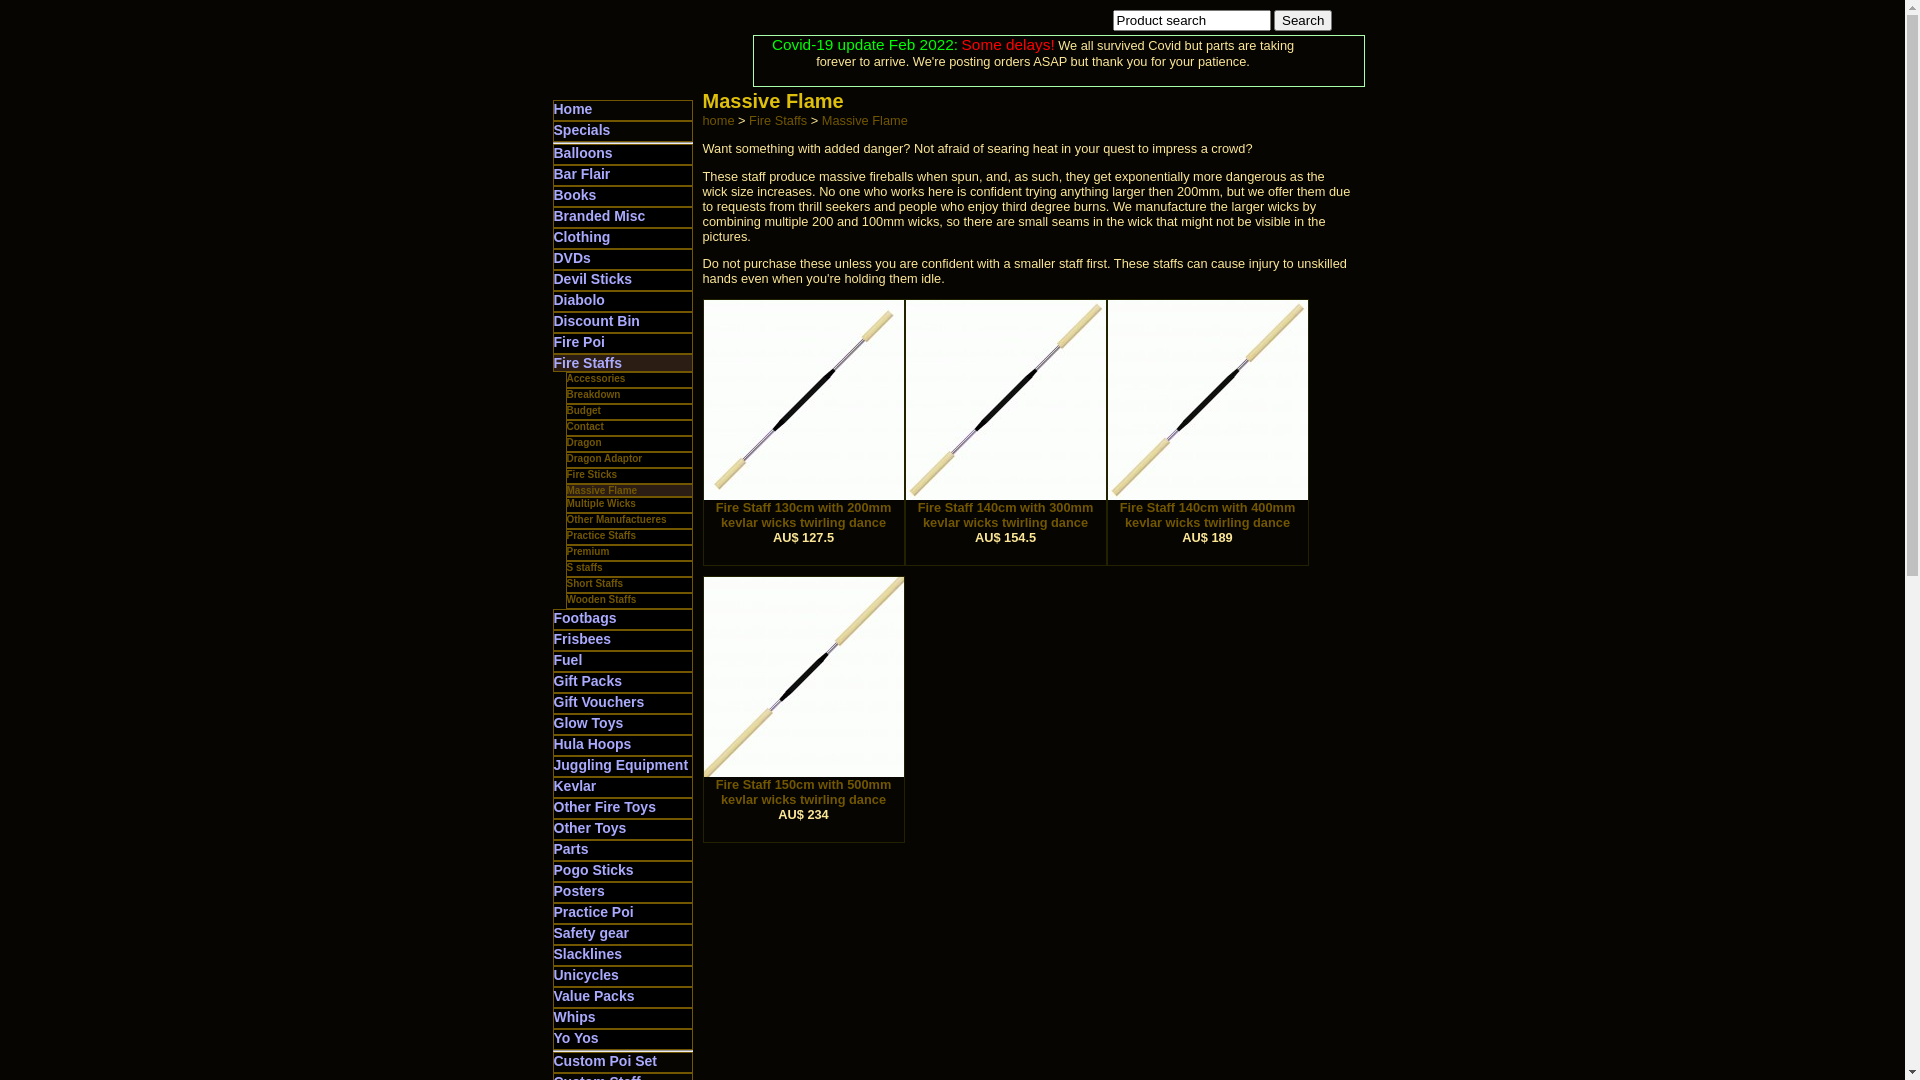 The width and height of the screenshot is (1920, 1080). Describe the element at coordinates (578, 890) in the screenshot. I see `'Posters'` at that location.